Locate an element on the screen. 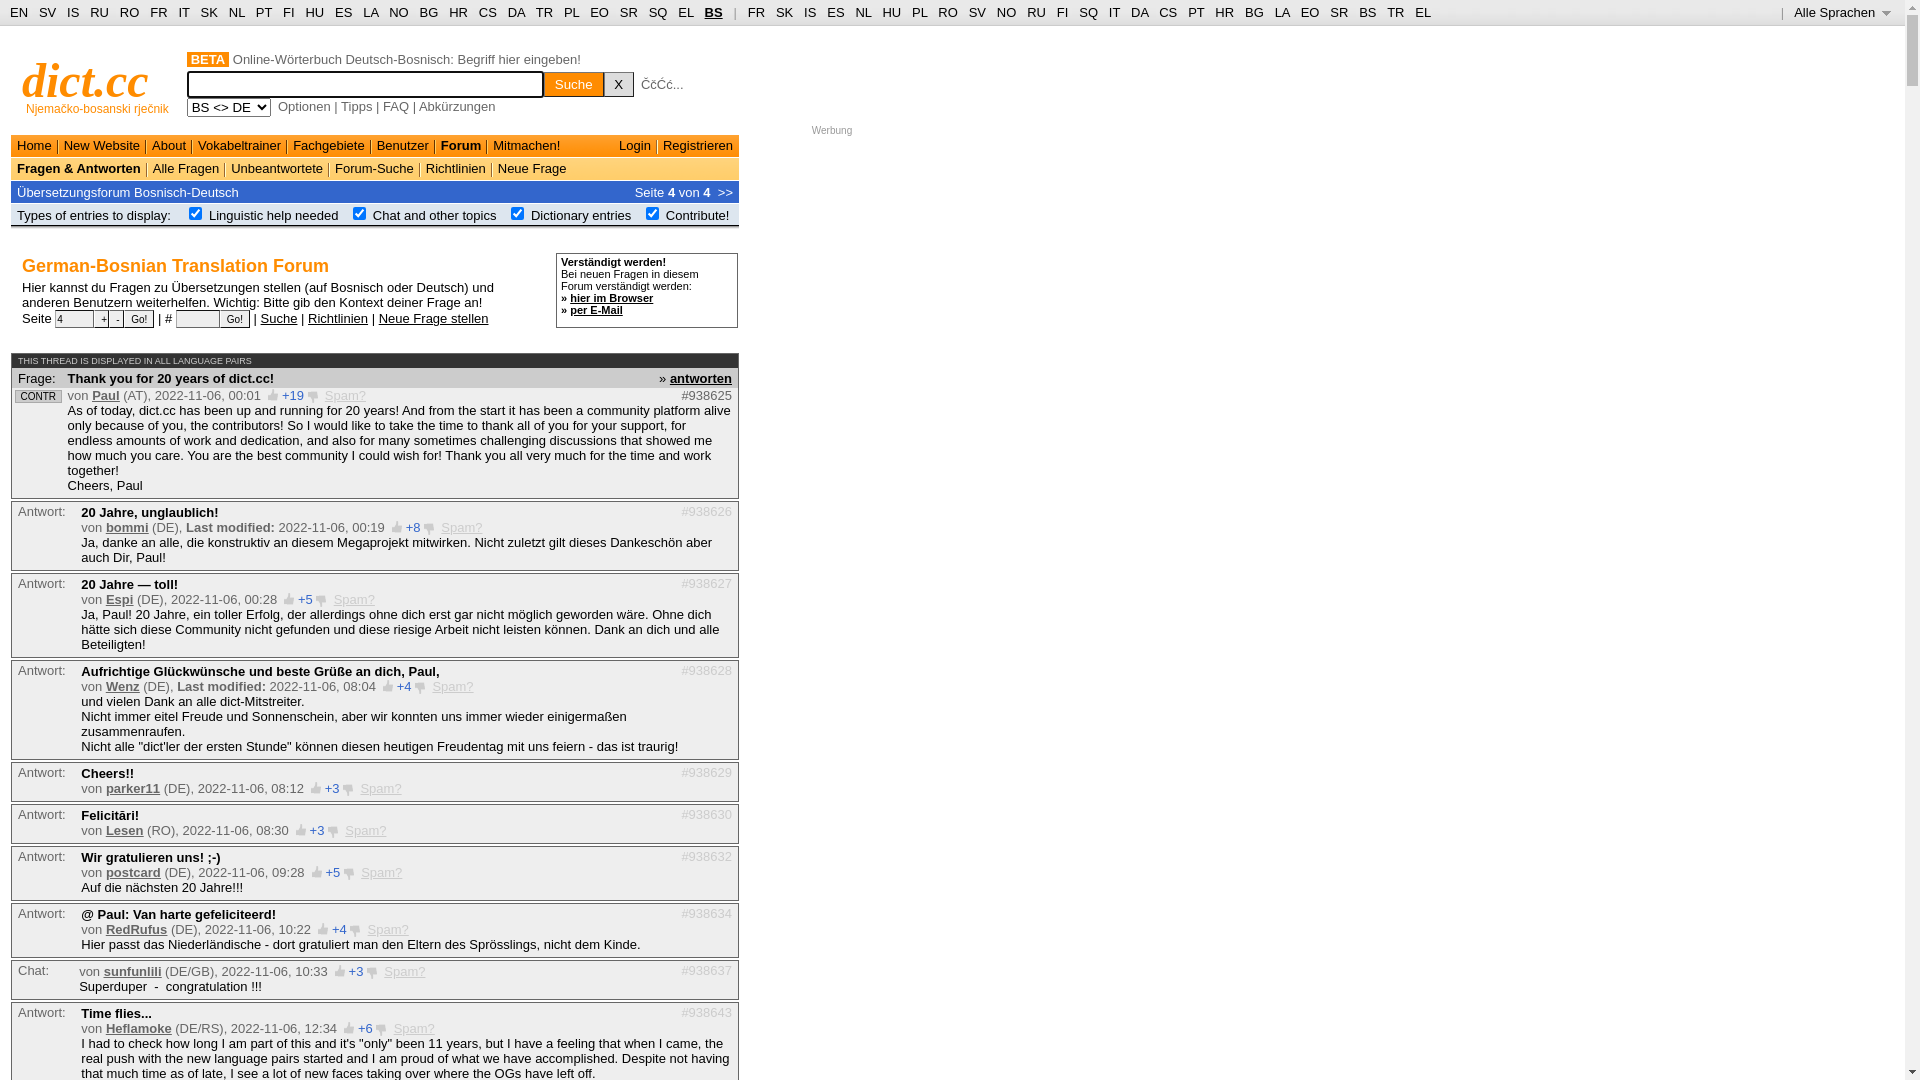 This screenshot has height=1080, width=1920. 'Alle Sprachen ' is located at coordinates (1841, 12).